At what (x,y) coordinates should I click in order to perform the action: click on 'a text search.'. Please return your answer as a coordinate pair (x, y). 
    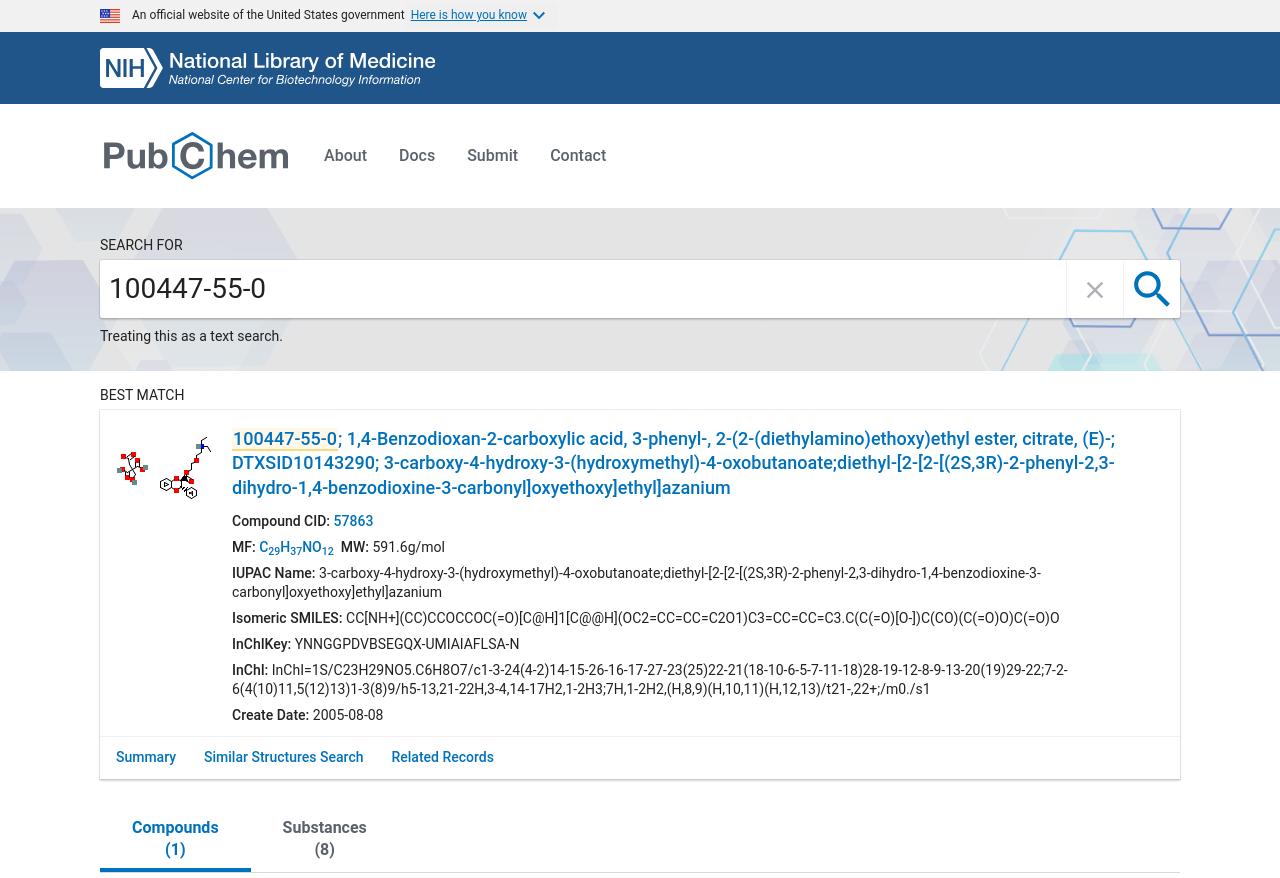
    Looking at the image, I should click on (240, 334).